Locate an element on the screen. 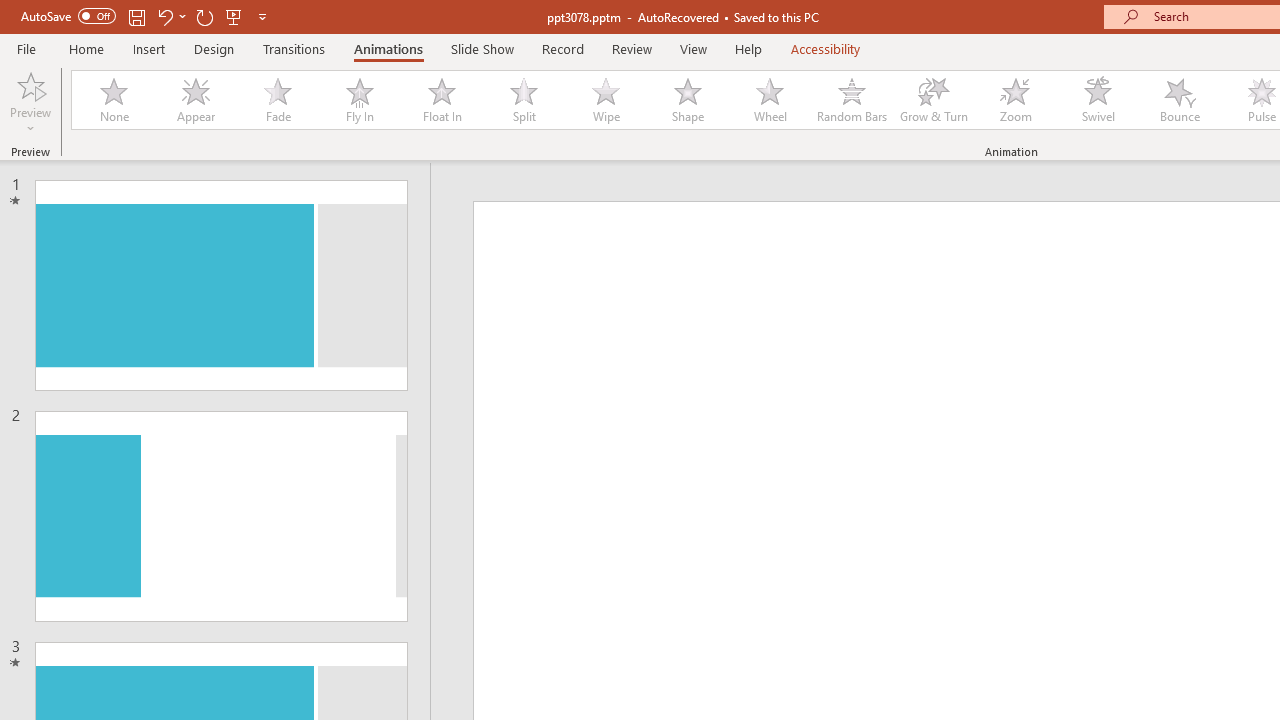 Image resolution: width=1280 pixels, height=720 pixels. 'Random Bars' is located at coordinates (852, 100).